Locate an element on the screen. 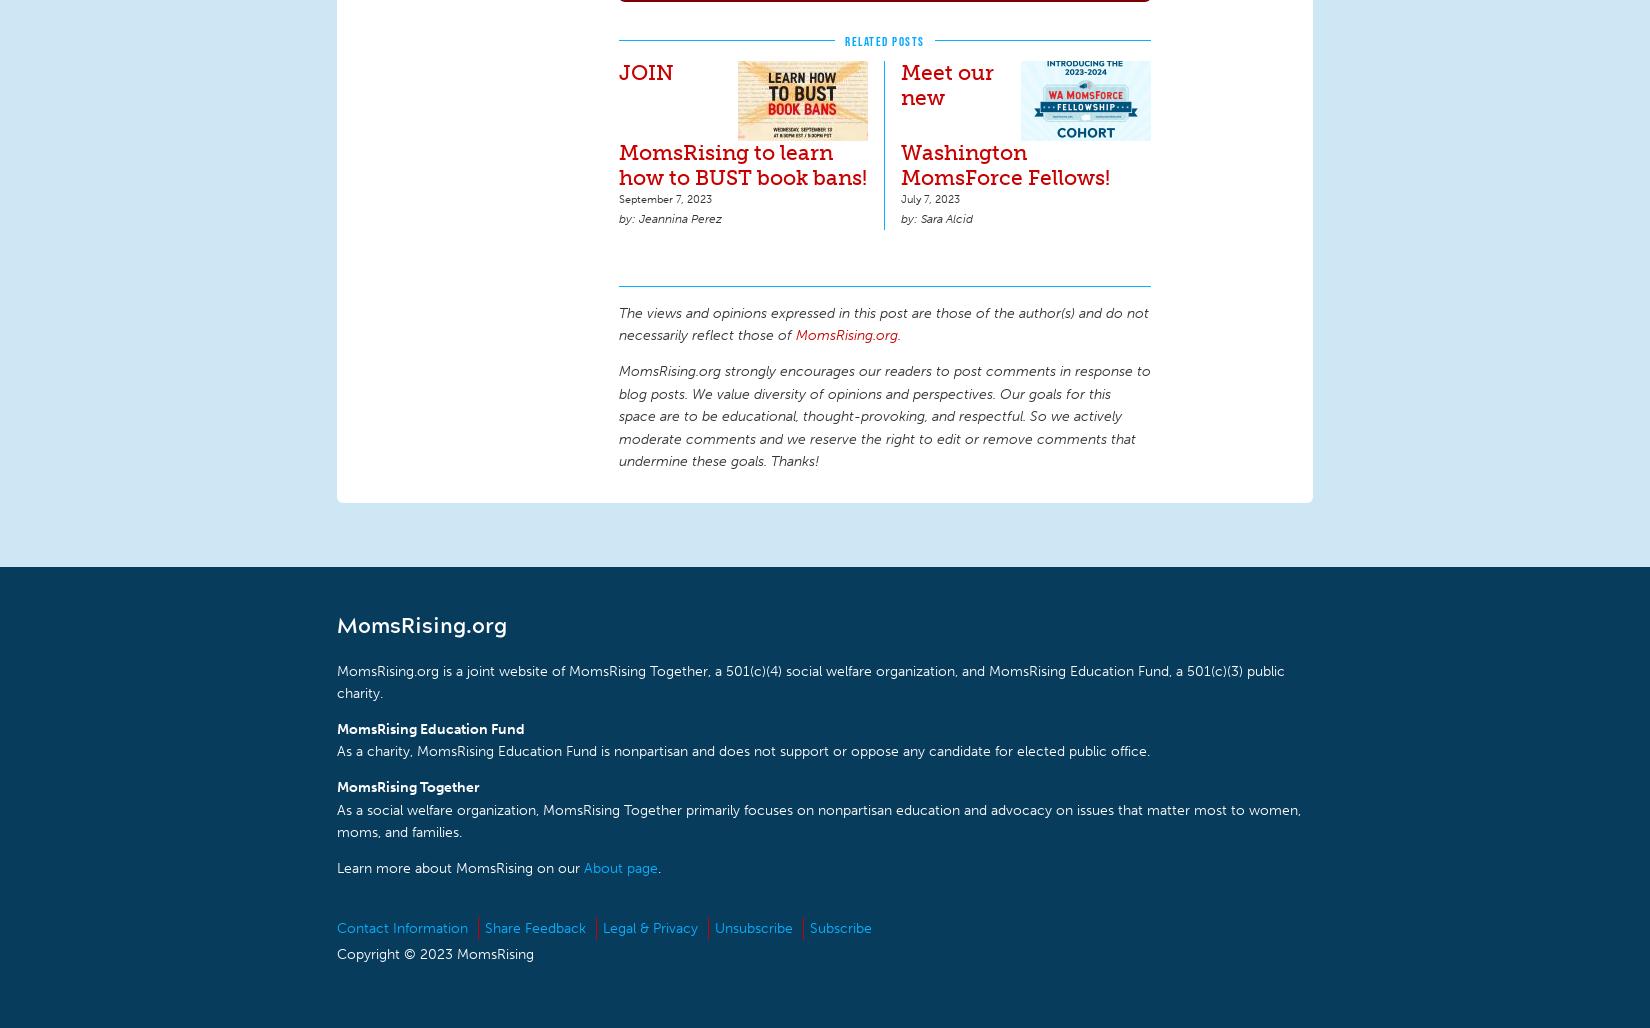 This screenshot has width=1650, height=1028. 'Learn more about MomsRising on our' is located at coordinates (459, 867).